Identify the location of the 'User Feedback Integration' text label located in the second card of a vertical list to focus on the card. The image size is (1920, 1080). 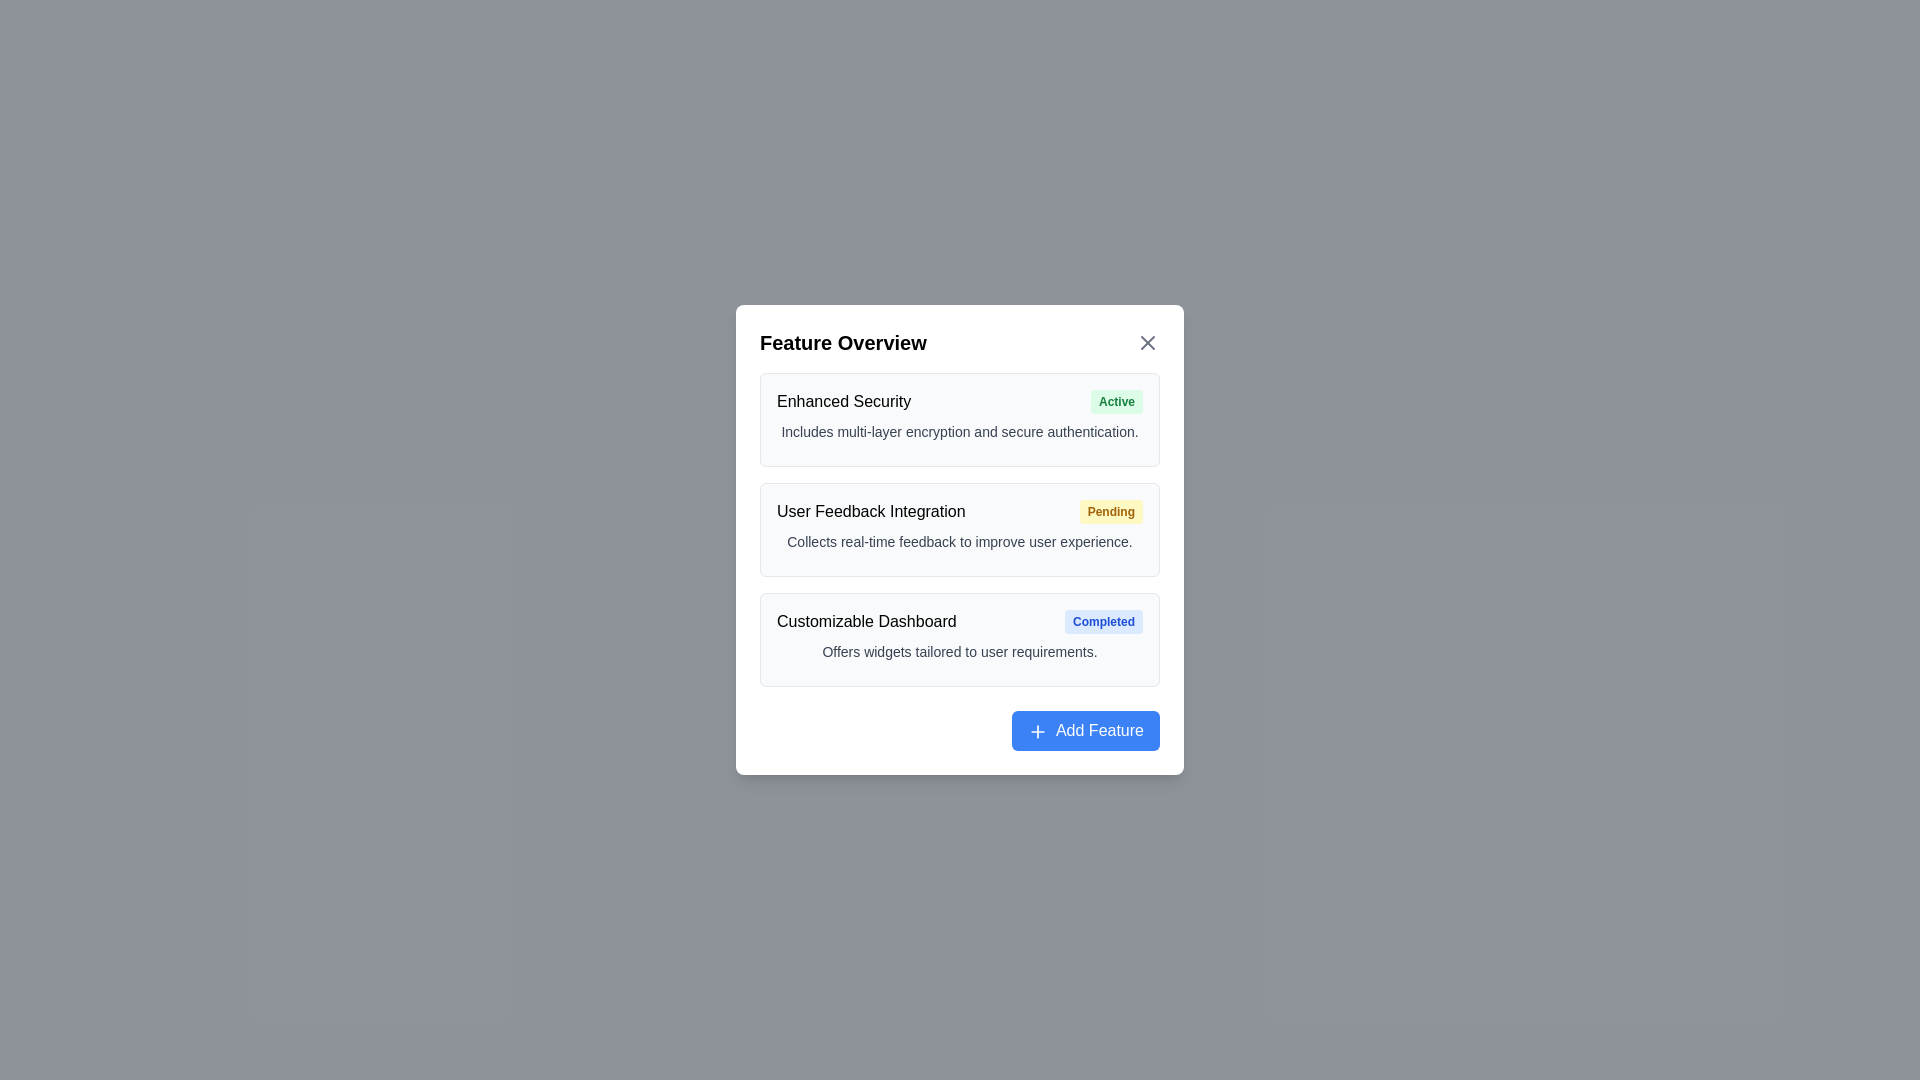
(870, 511).